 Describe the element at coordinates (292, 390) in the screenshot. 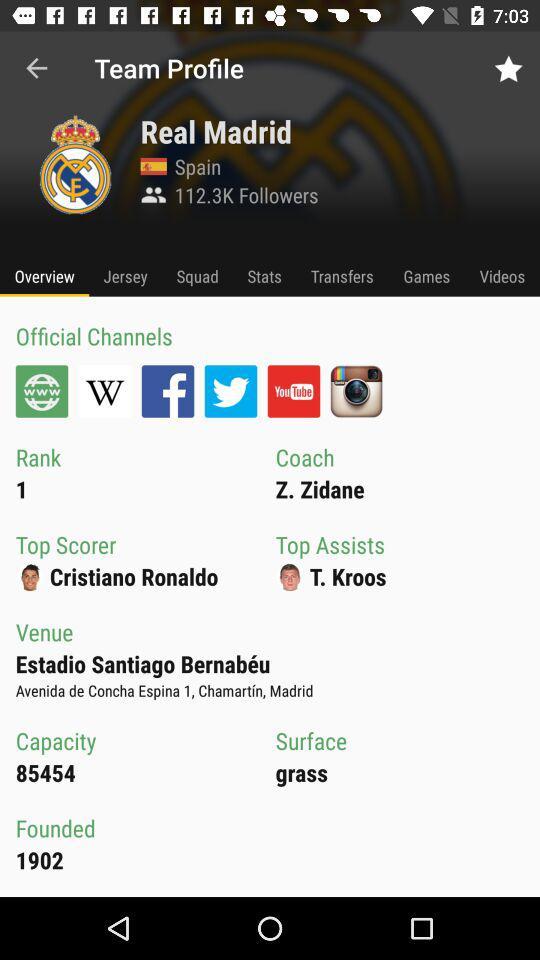

I see `tou type` at that location.